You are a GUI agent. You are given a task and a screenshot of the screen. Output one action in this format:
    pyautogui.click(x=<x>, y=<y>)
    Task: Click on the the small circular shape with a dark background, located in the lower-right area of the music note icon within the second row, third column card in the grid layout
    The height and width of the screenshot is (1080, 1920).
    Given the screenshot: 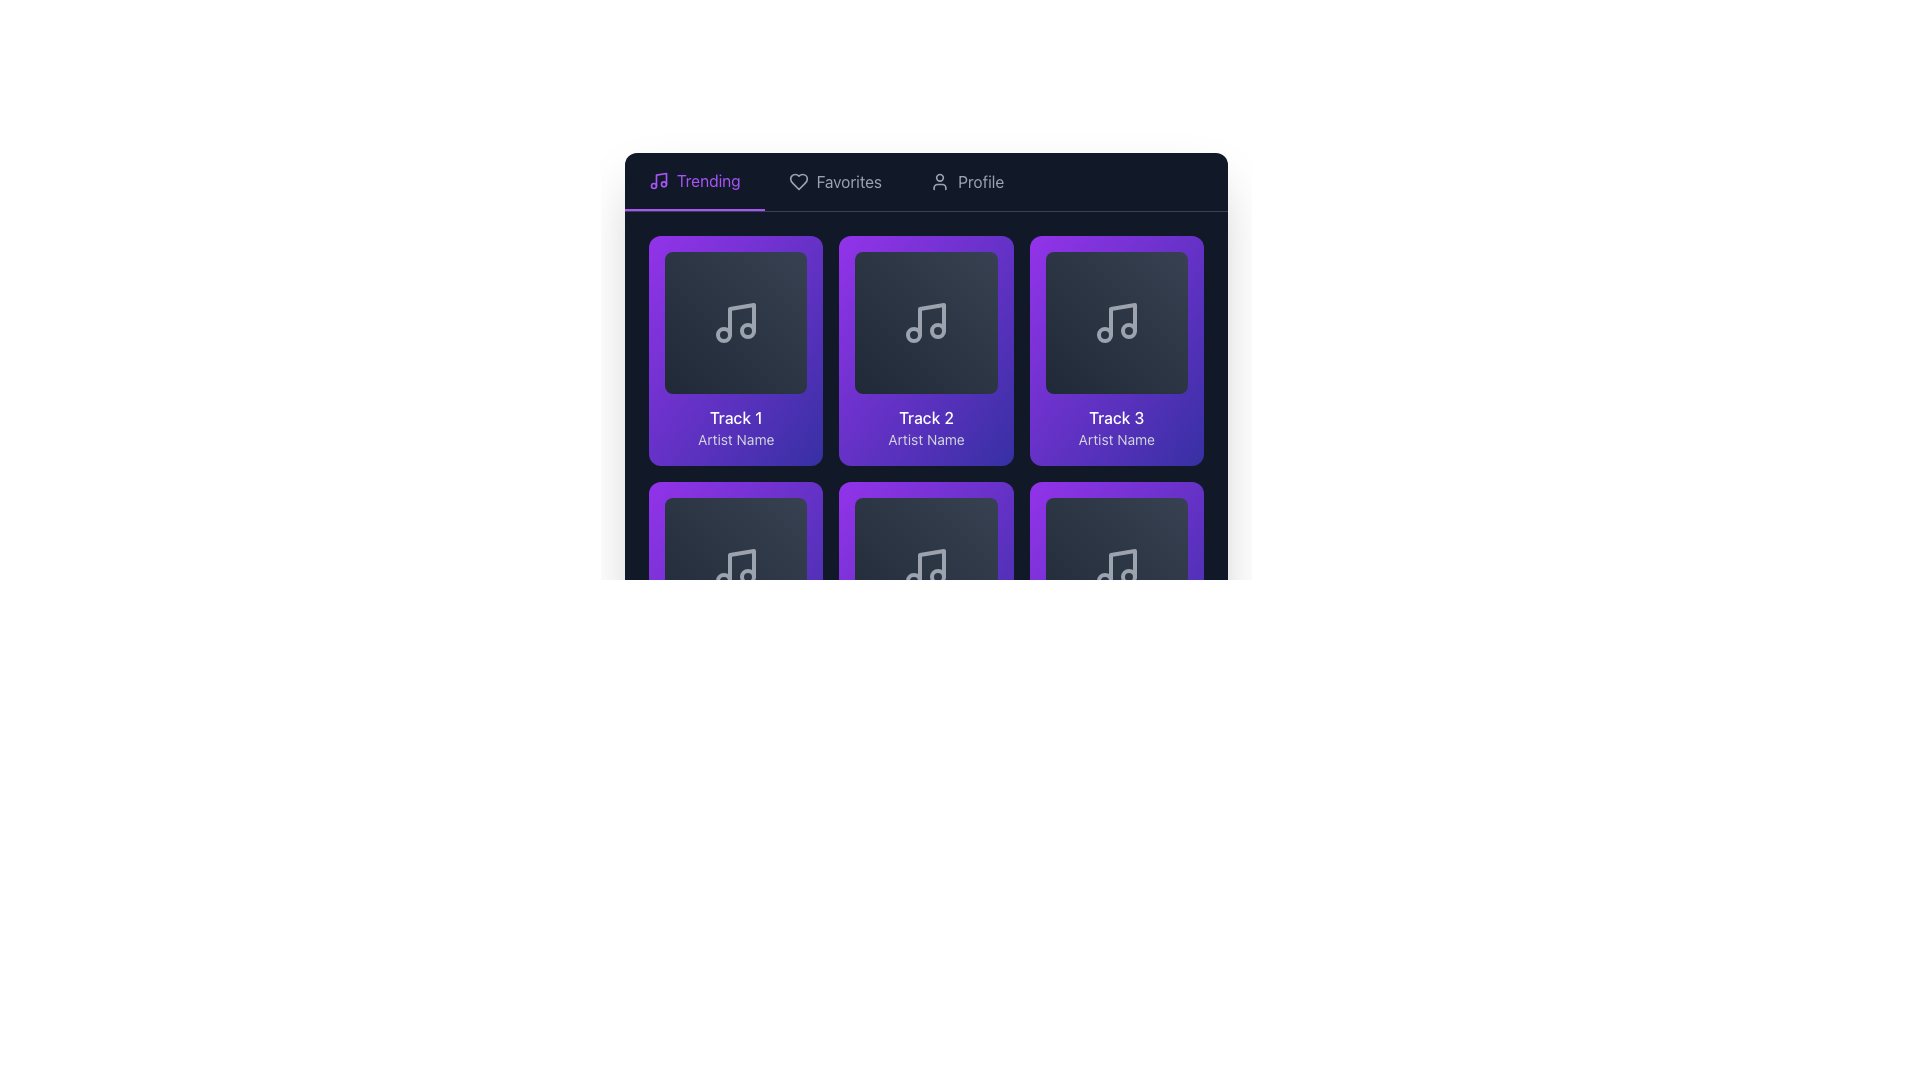 What is the action you would take?
    pyautogui.click(x=937, y=577)
    